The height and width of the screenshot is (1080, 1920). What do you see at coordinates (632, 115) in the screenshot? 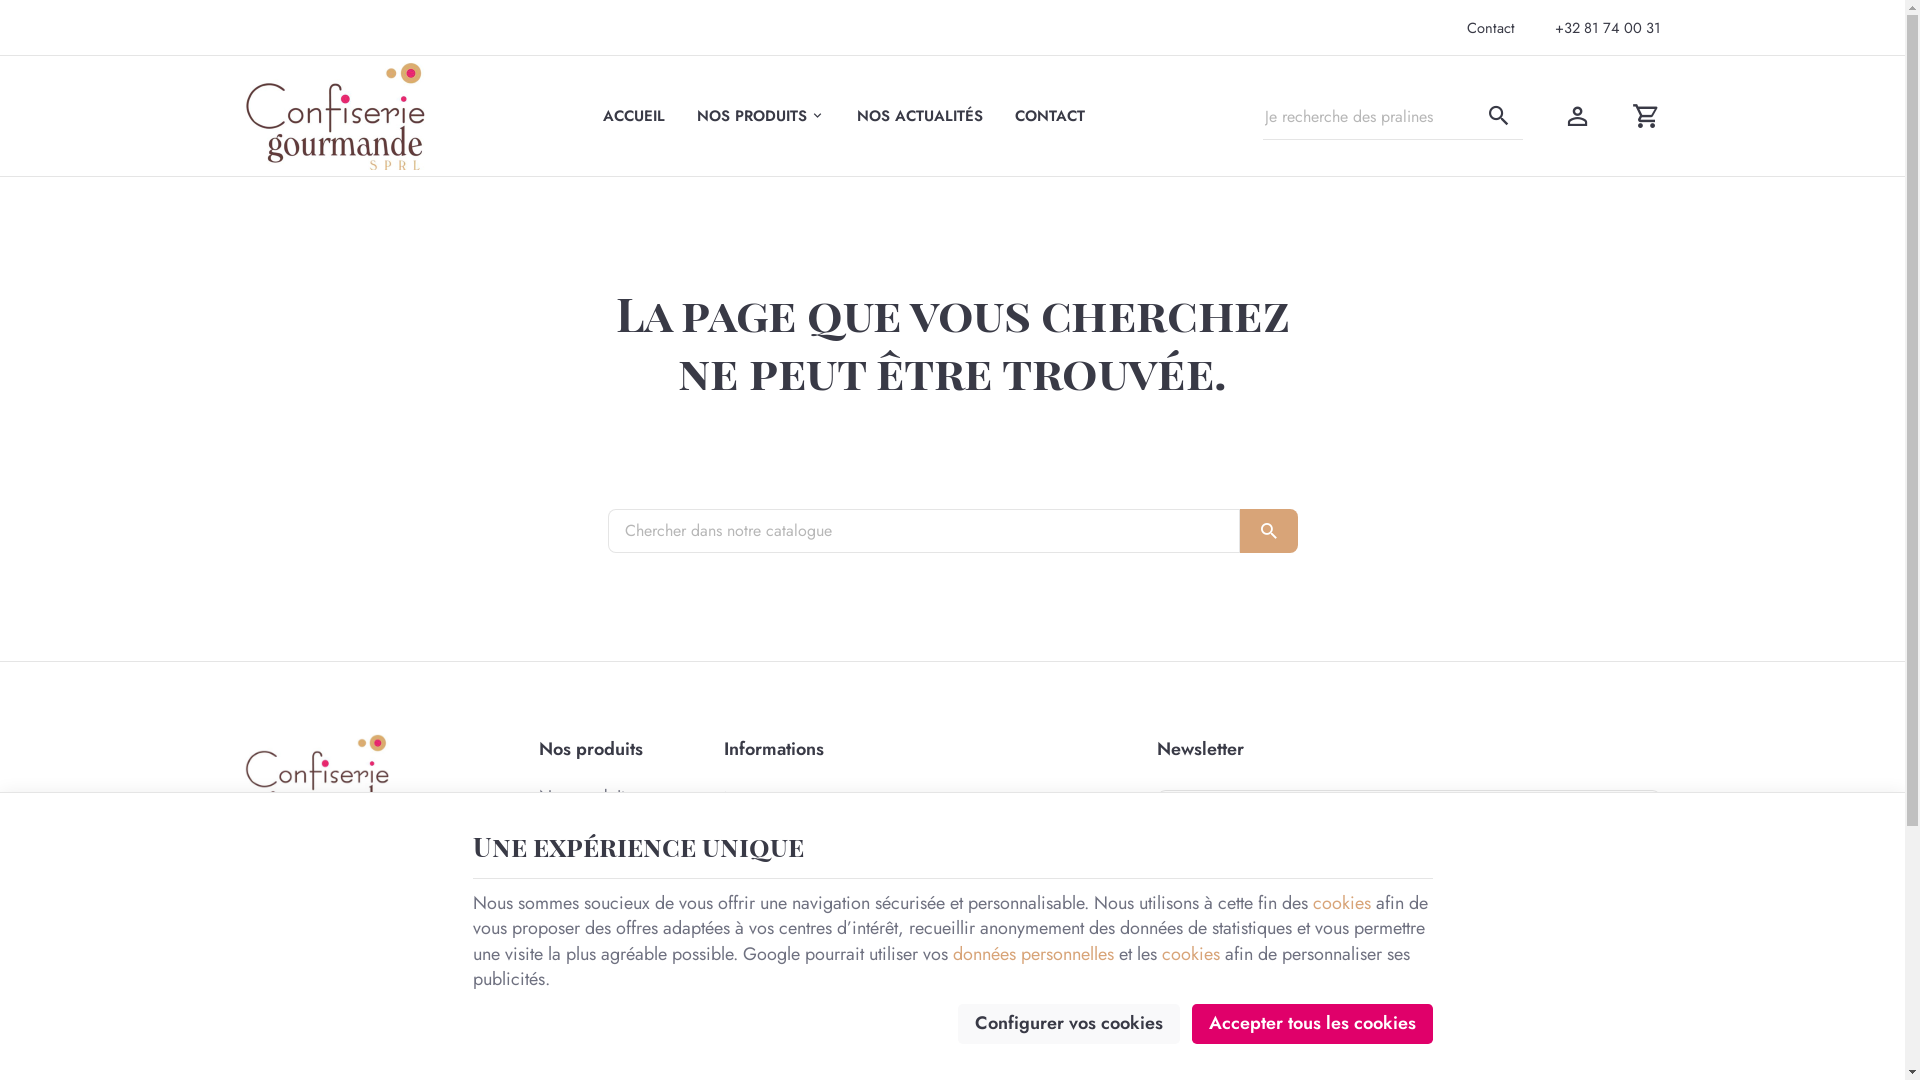
I see `'ACCUEIL'` at bounding box center [632, 115].